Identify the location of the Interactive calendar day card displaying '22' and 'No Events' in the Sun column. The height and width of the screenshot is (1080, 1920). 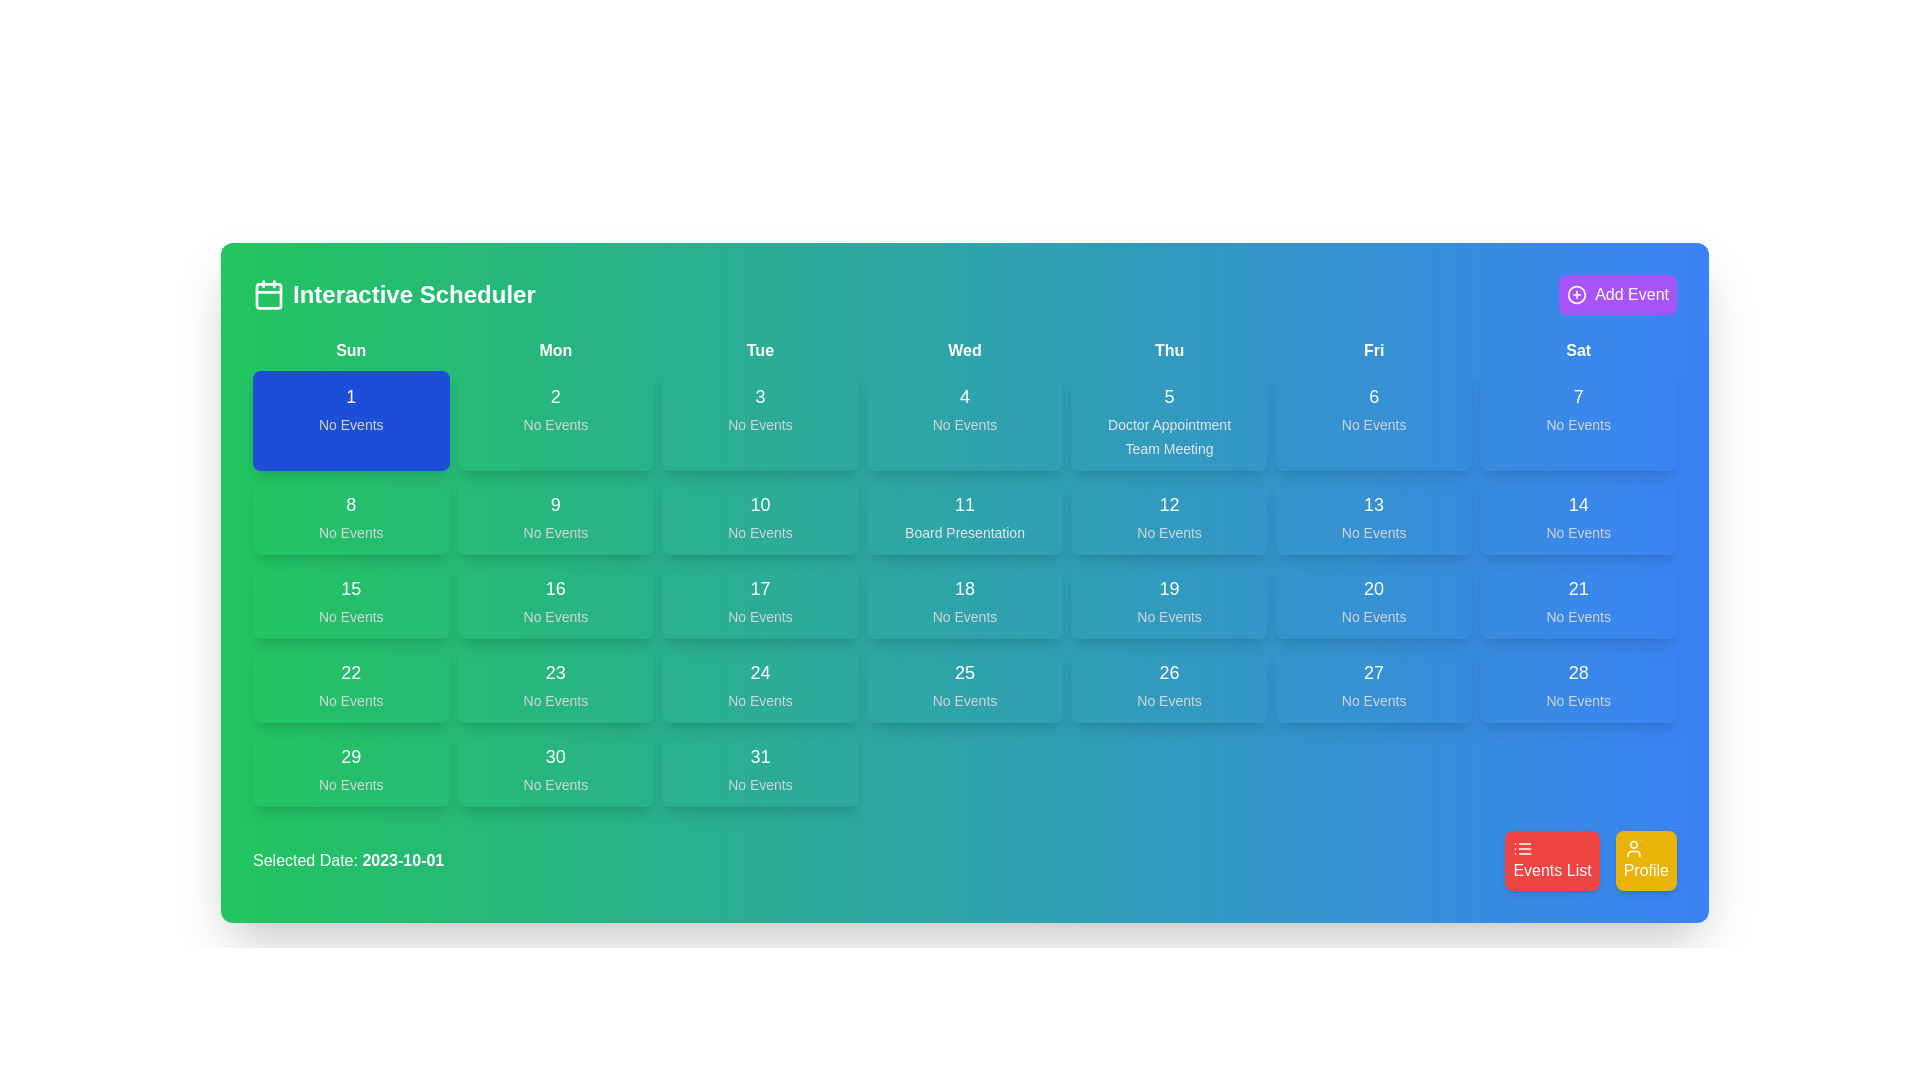
(351, 684).